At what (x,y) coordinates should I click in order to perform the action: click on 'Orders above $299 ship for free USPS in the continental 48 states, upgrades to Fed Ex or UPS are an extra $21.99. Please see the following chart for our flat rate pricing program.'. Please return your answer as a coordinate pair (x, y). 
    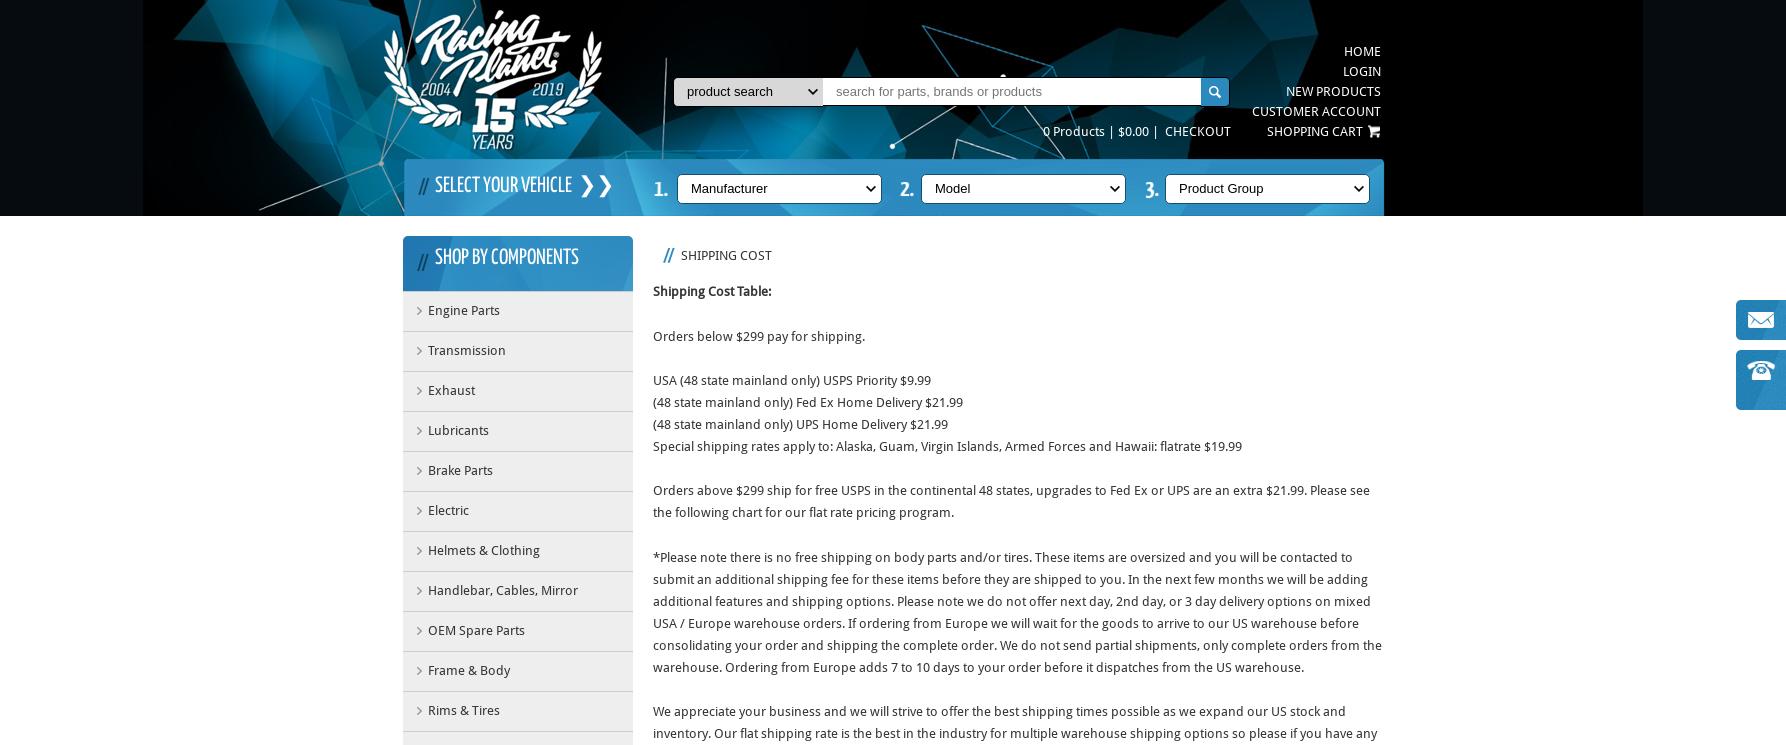
    Looking at the image, I should click on (1011, 501).